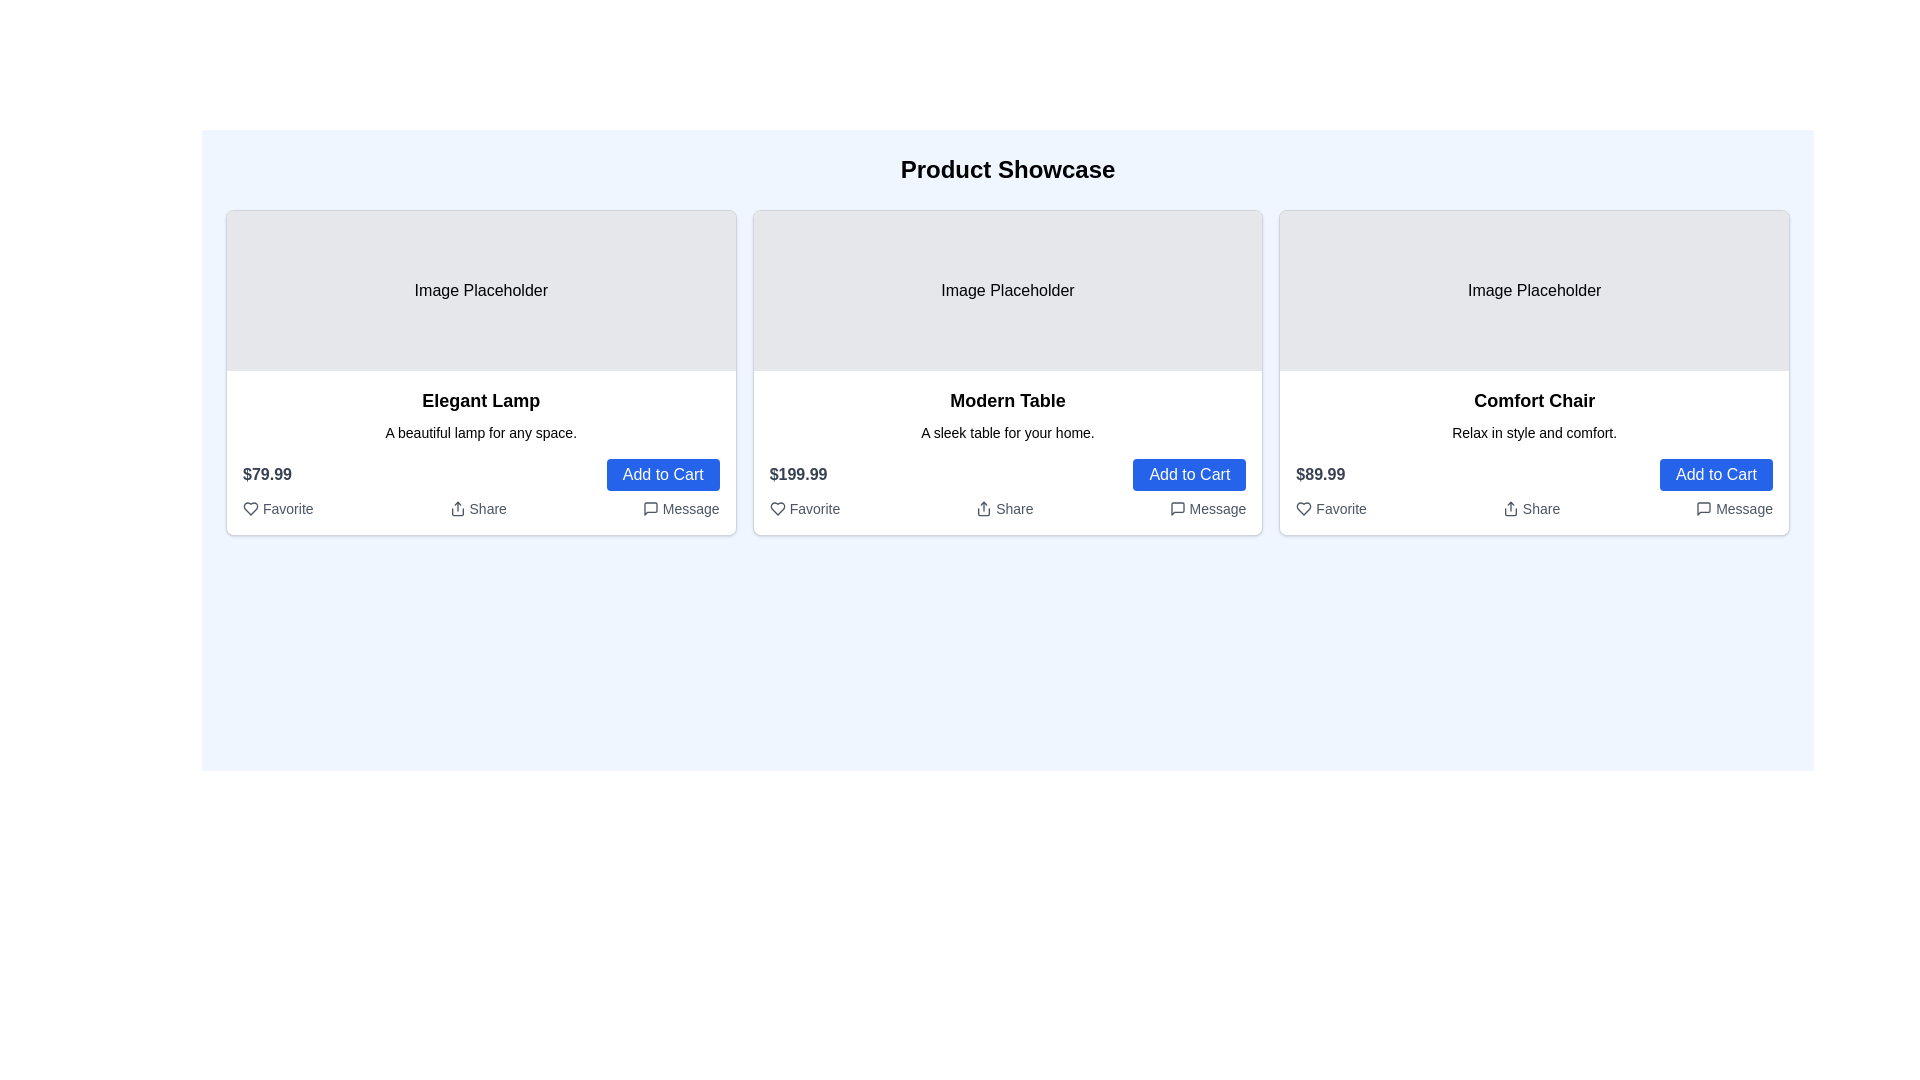 The image size is (1920, 1080). What do you see at coordinates (1304, 508) in the screenshot?
I see `the favorite icon located in the bottom section of the rightmost product card titled 'Comfort Chair' to mark it as a favorite` at bounding box center [1304, 508].